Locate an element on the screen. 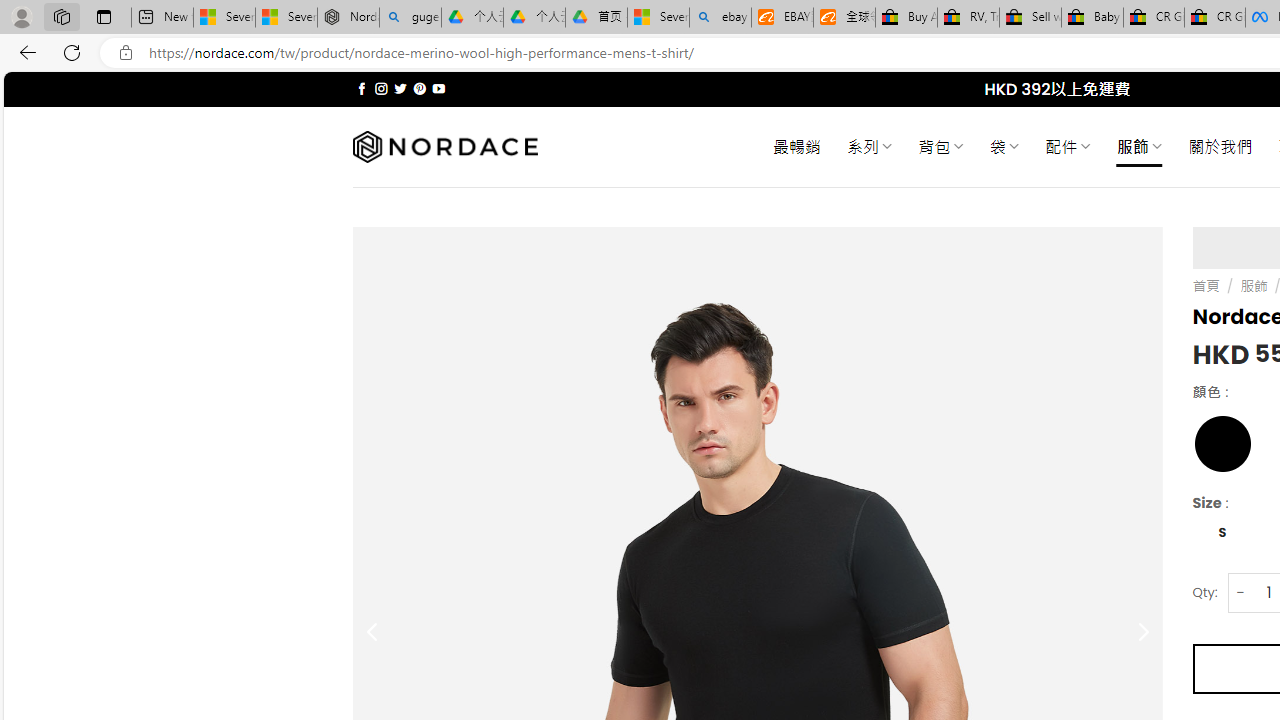 The height and width of the screenshot is (720, 1280). 'RV, Trailer & Camper Steps & Ladders for sale | eBay' is located at coordinates (968, 17).